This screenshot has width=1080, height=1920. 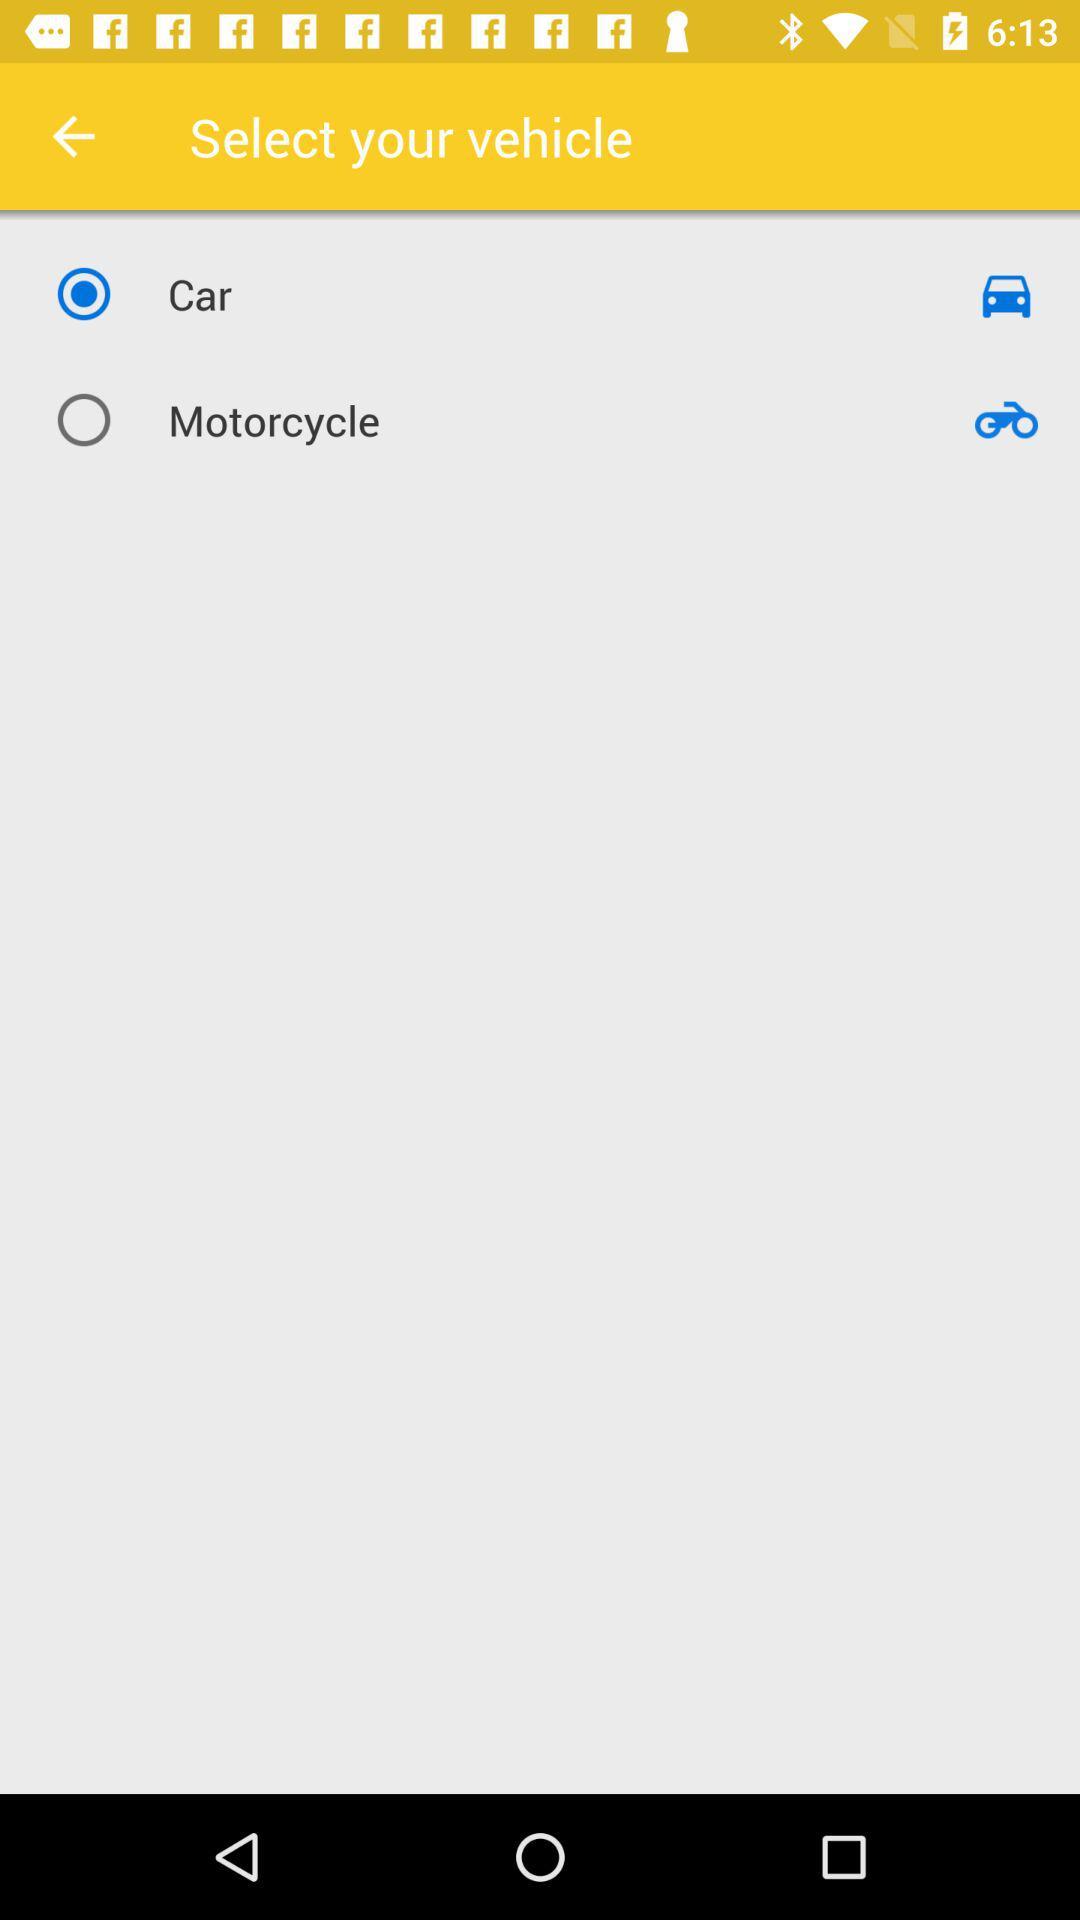 What do you see at coordinates (72, 135) in the screenshot?
I see `back` at bounding box center [72, 135].